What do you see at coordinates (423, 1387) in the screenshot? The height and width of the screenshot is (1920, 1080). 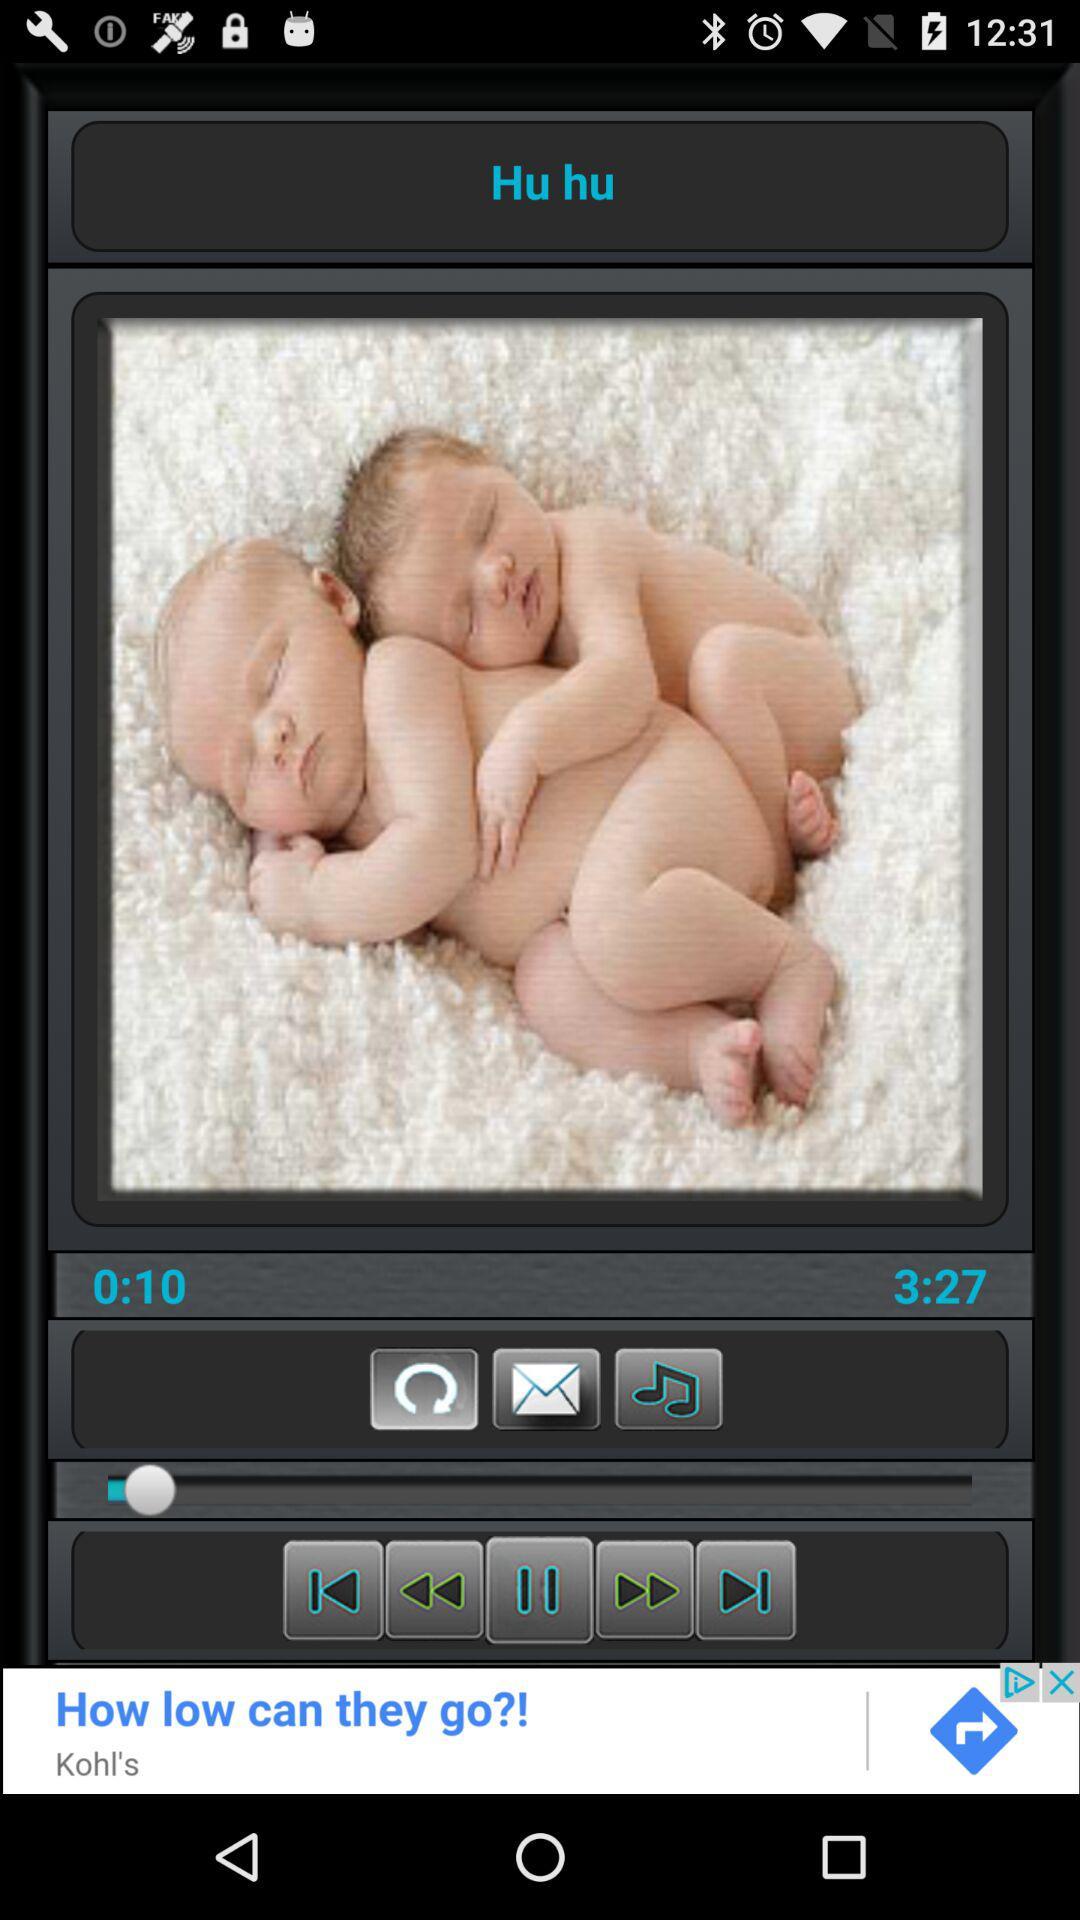 I see `the refresh button on the web page` at bounding box center [423, 1387].